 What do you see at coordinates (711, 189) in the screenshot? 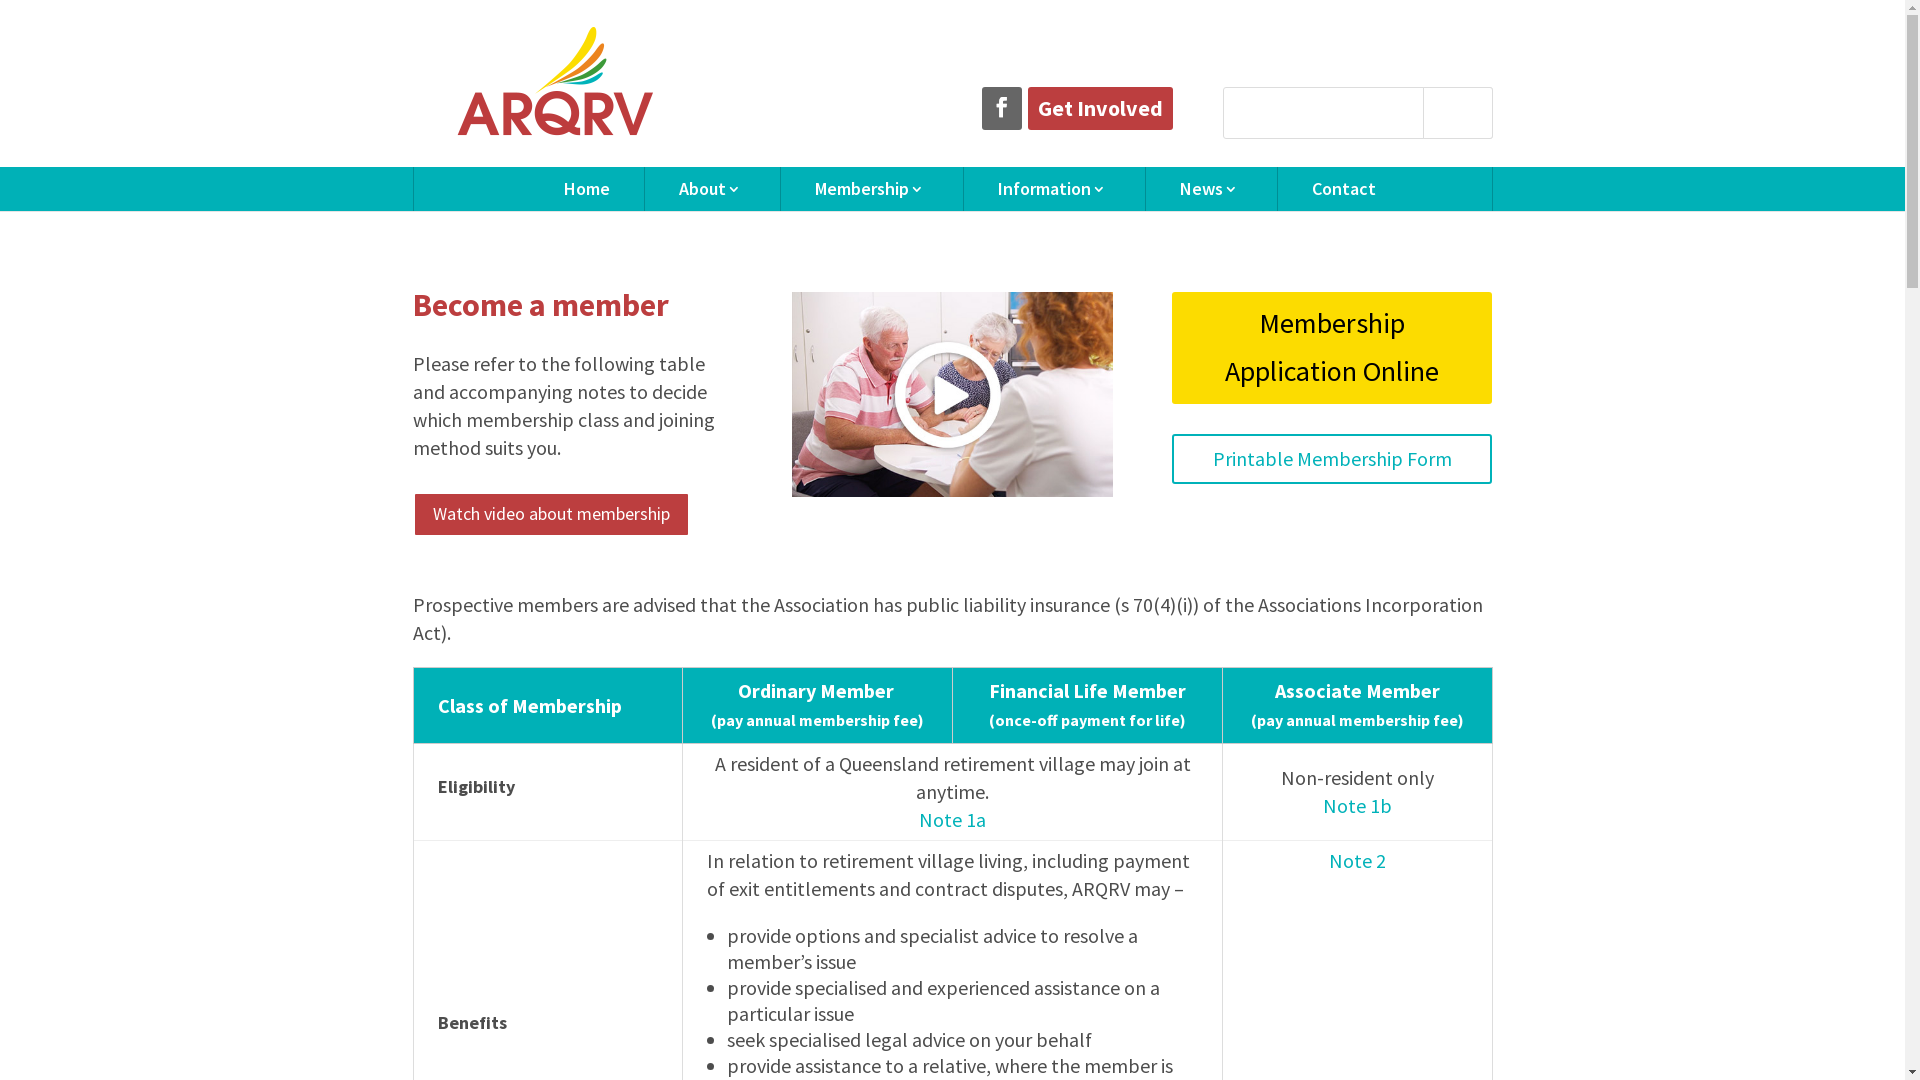
I see `'About'` at bounding box center [711, 189].